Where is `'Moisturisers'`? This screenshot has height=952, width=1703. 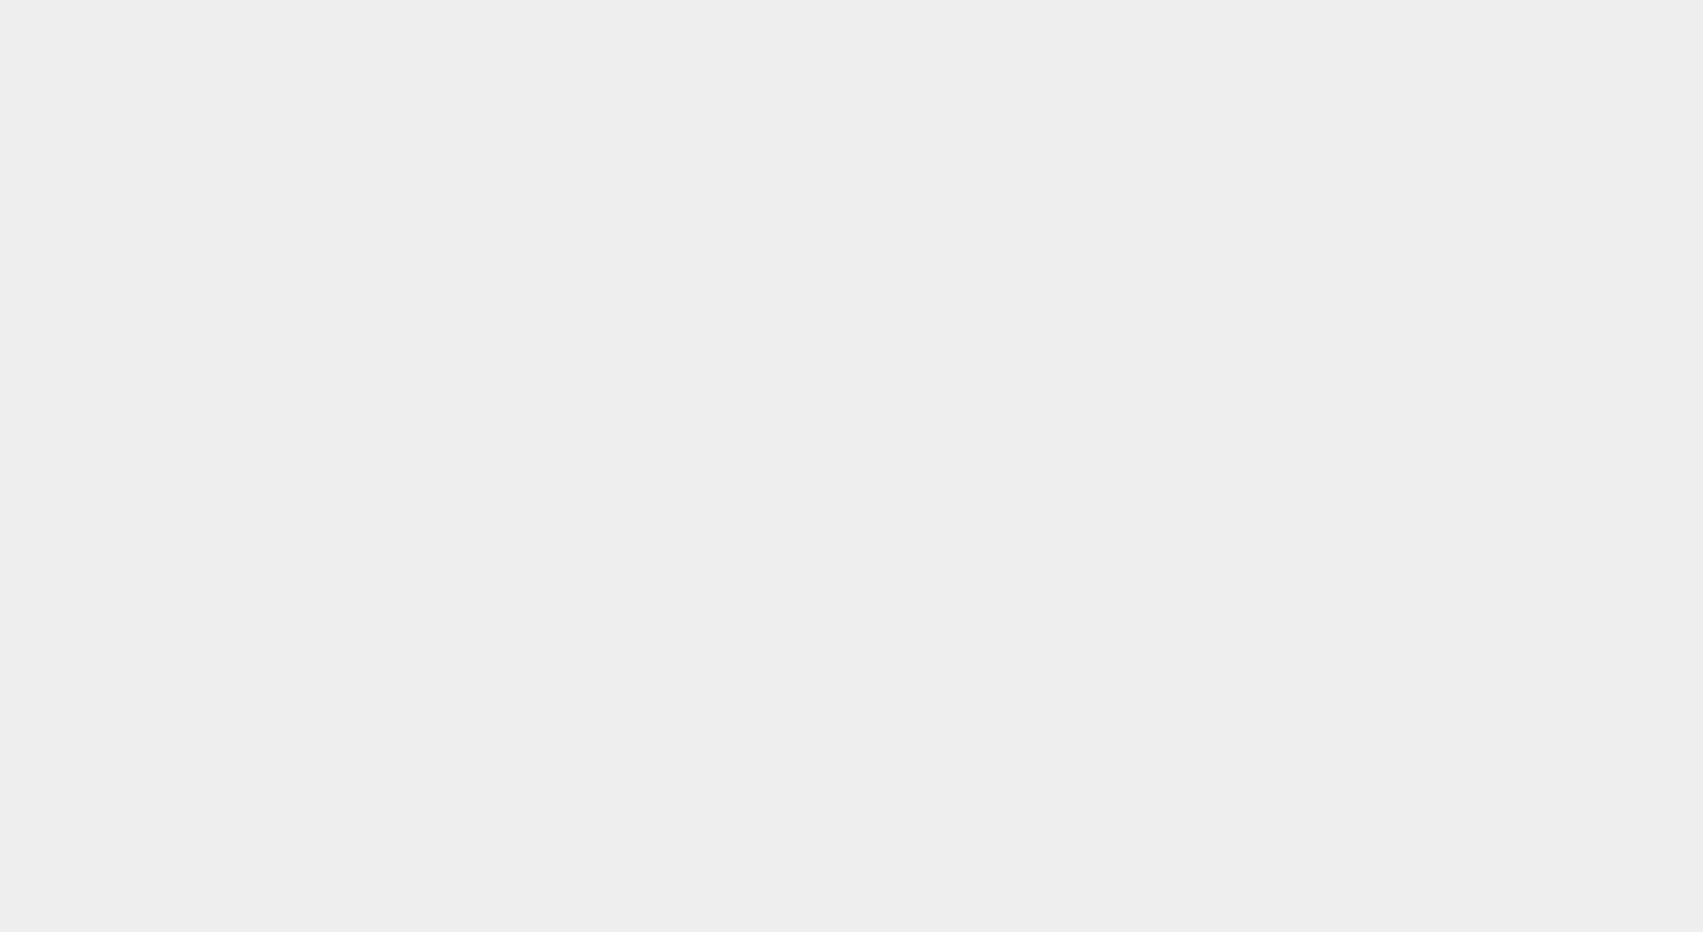 'Moisturisers' is located at coordinates (300, 170).